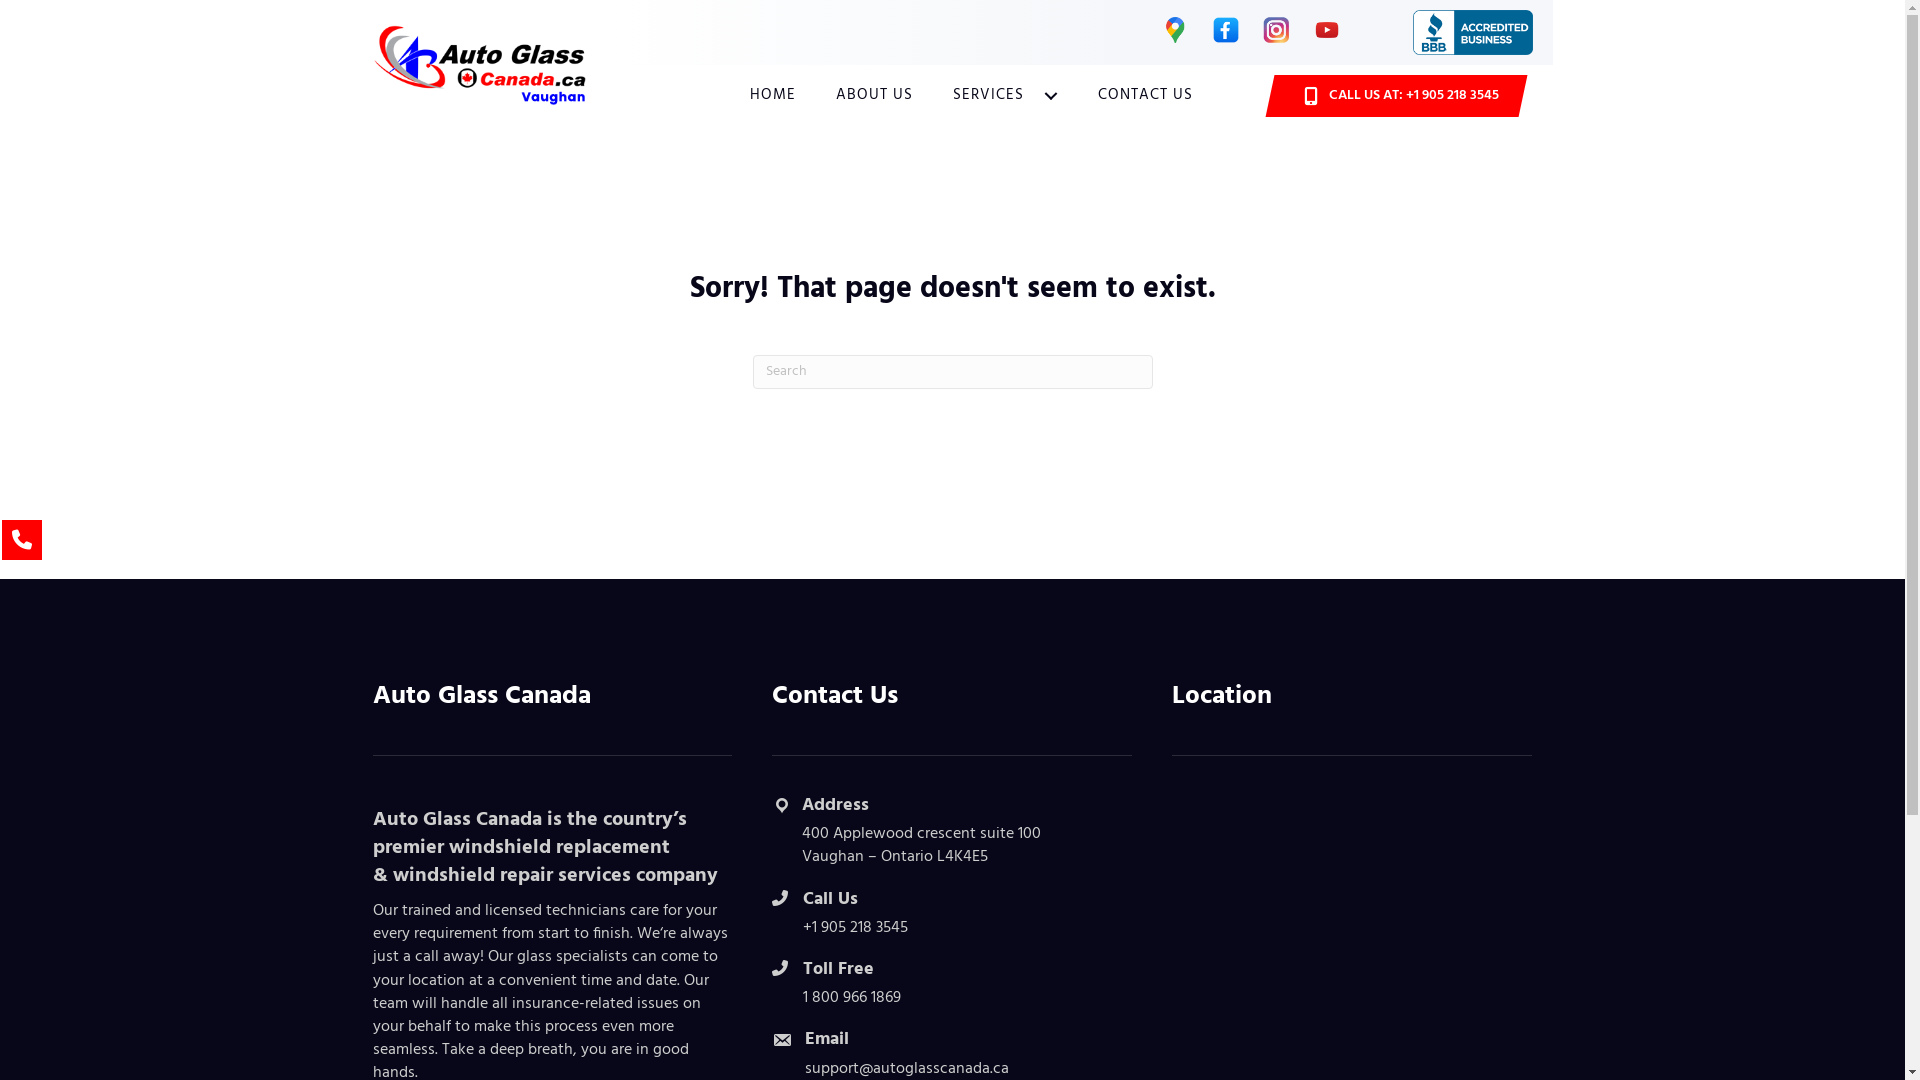  What do you see at coordinates (1145, 96) in the screenshot?
I see `'CONTACT US'` at bounding box center [1145, 96].